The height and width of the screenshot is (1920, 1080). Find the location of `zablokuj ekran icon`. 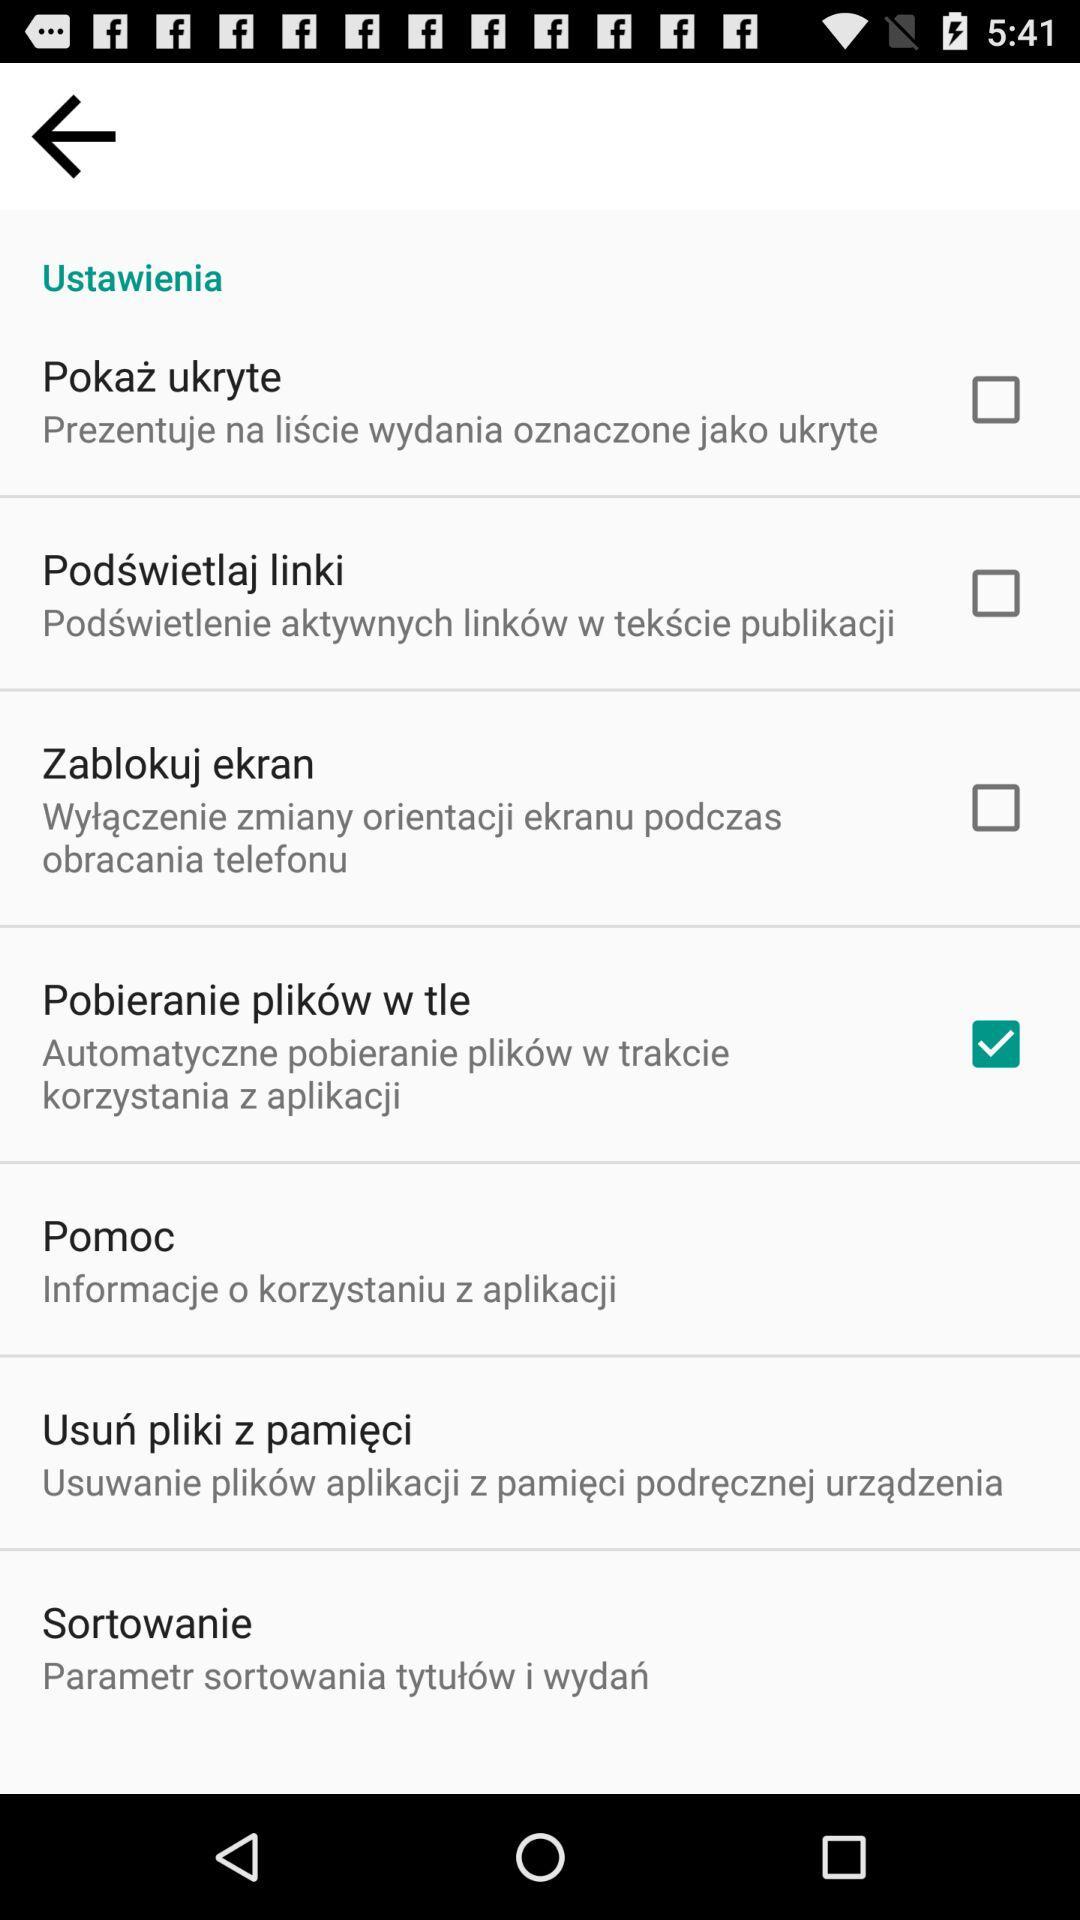

zablokuj ekran icon is located at coordinates (177, 761).